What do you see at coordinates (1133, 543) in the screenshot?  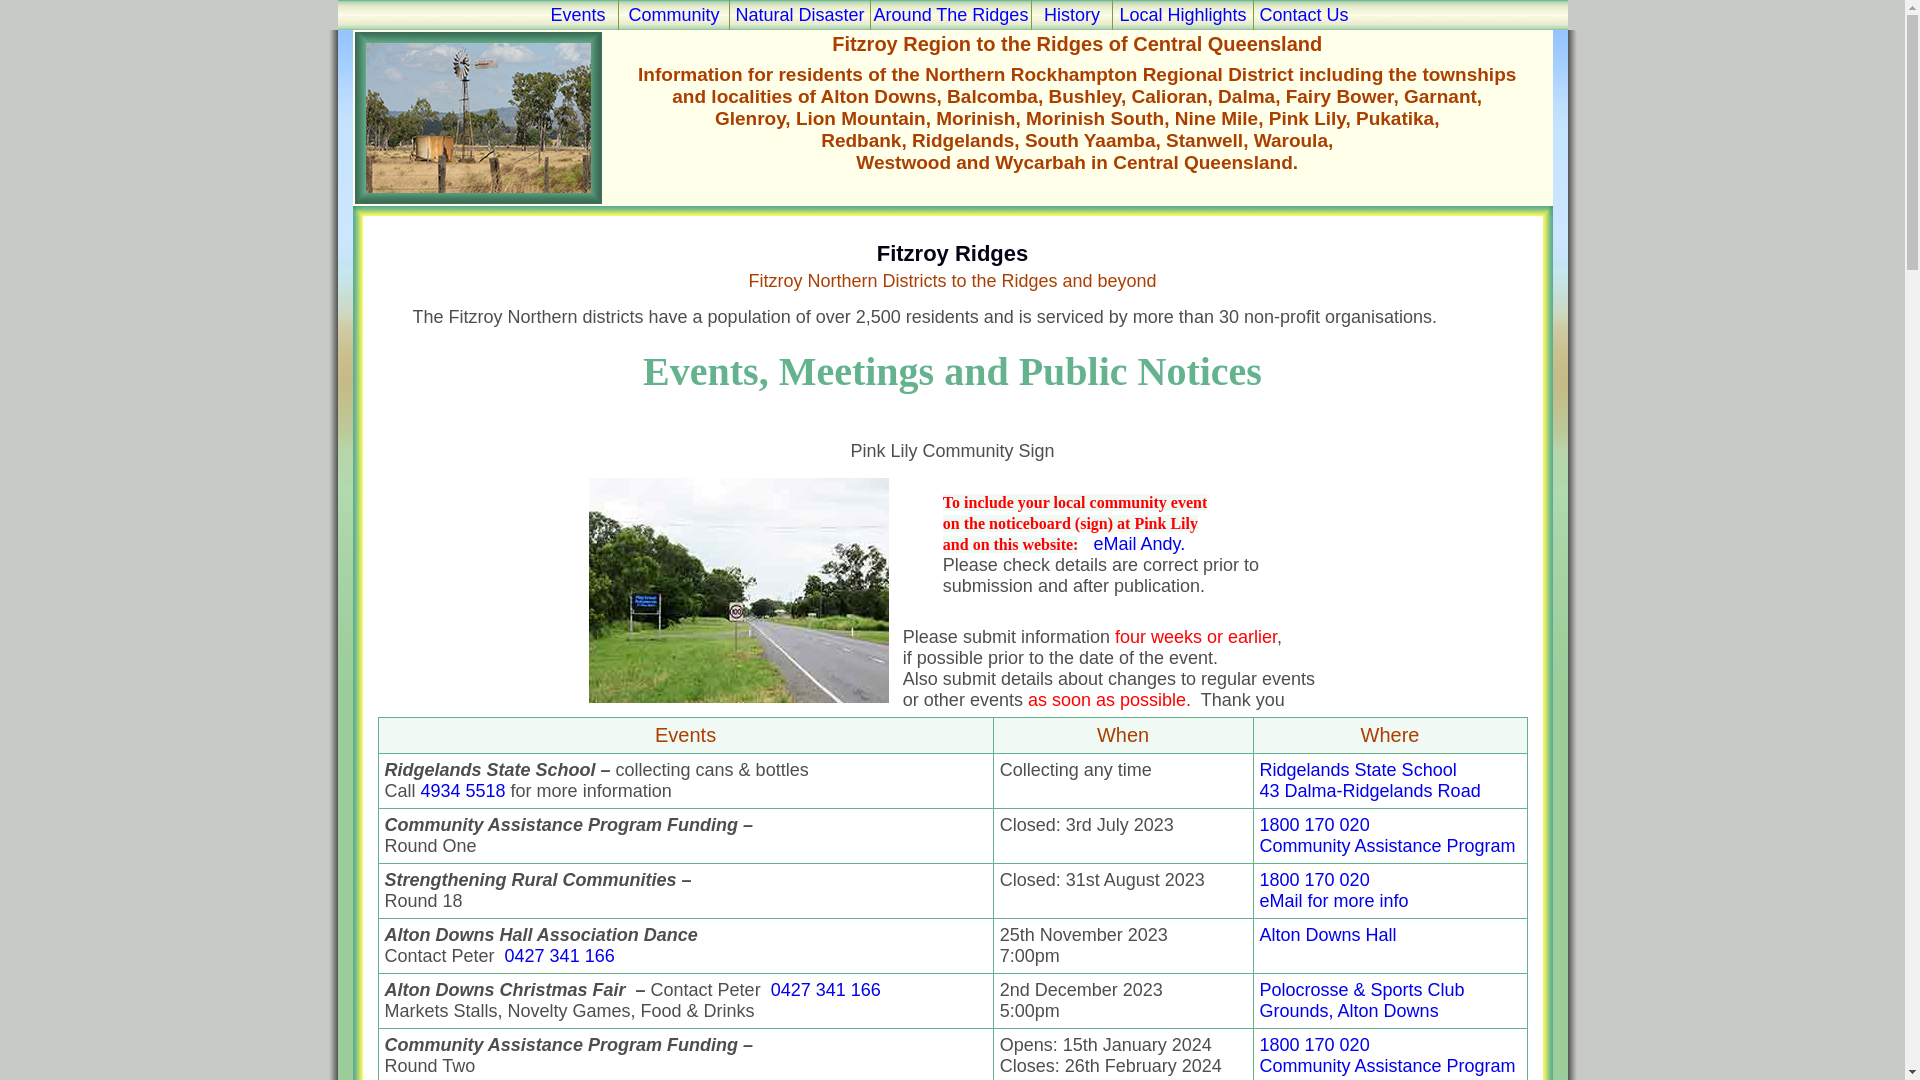 I see `'  eMail Andy.'` at bounding box center [1133, 543].